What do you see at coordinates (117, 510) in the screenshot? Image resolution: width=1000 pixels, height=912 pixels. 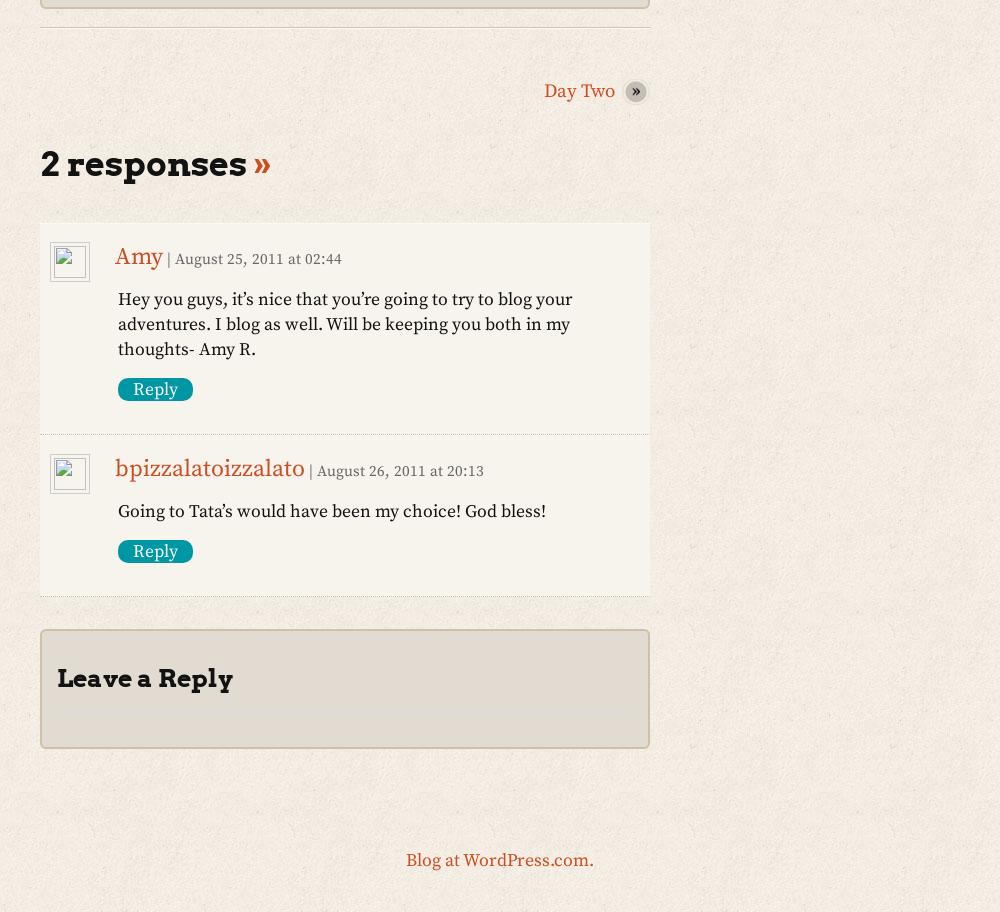 I see `'Going to Tata’s would have been my choice! God bless!'` at bounding box center [117, 510].